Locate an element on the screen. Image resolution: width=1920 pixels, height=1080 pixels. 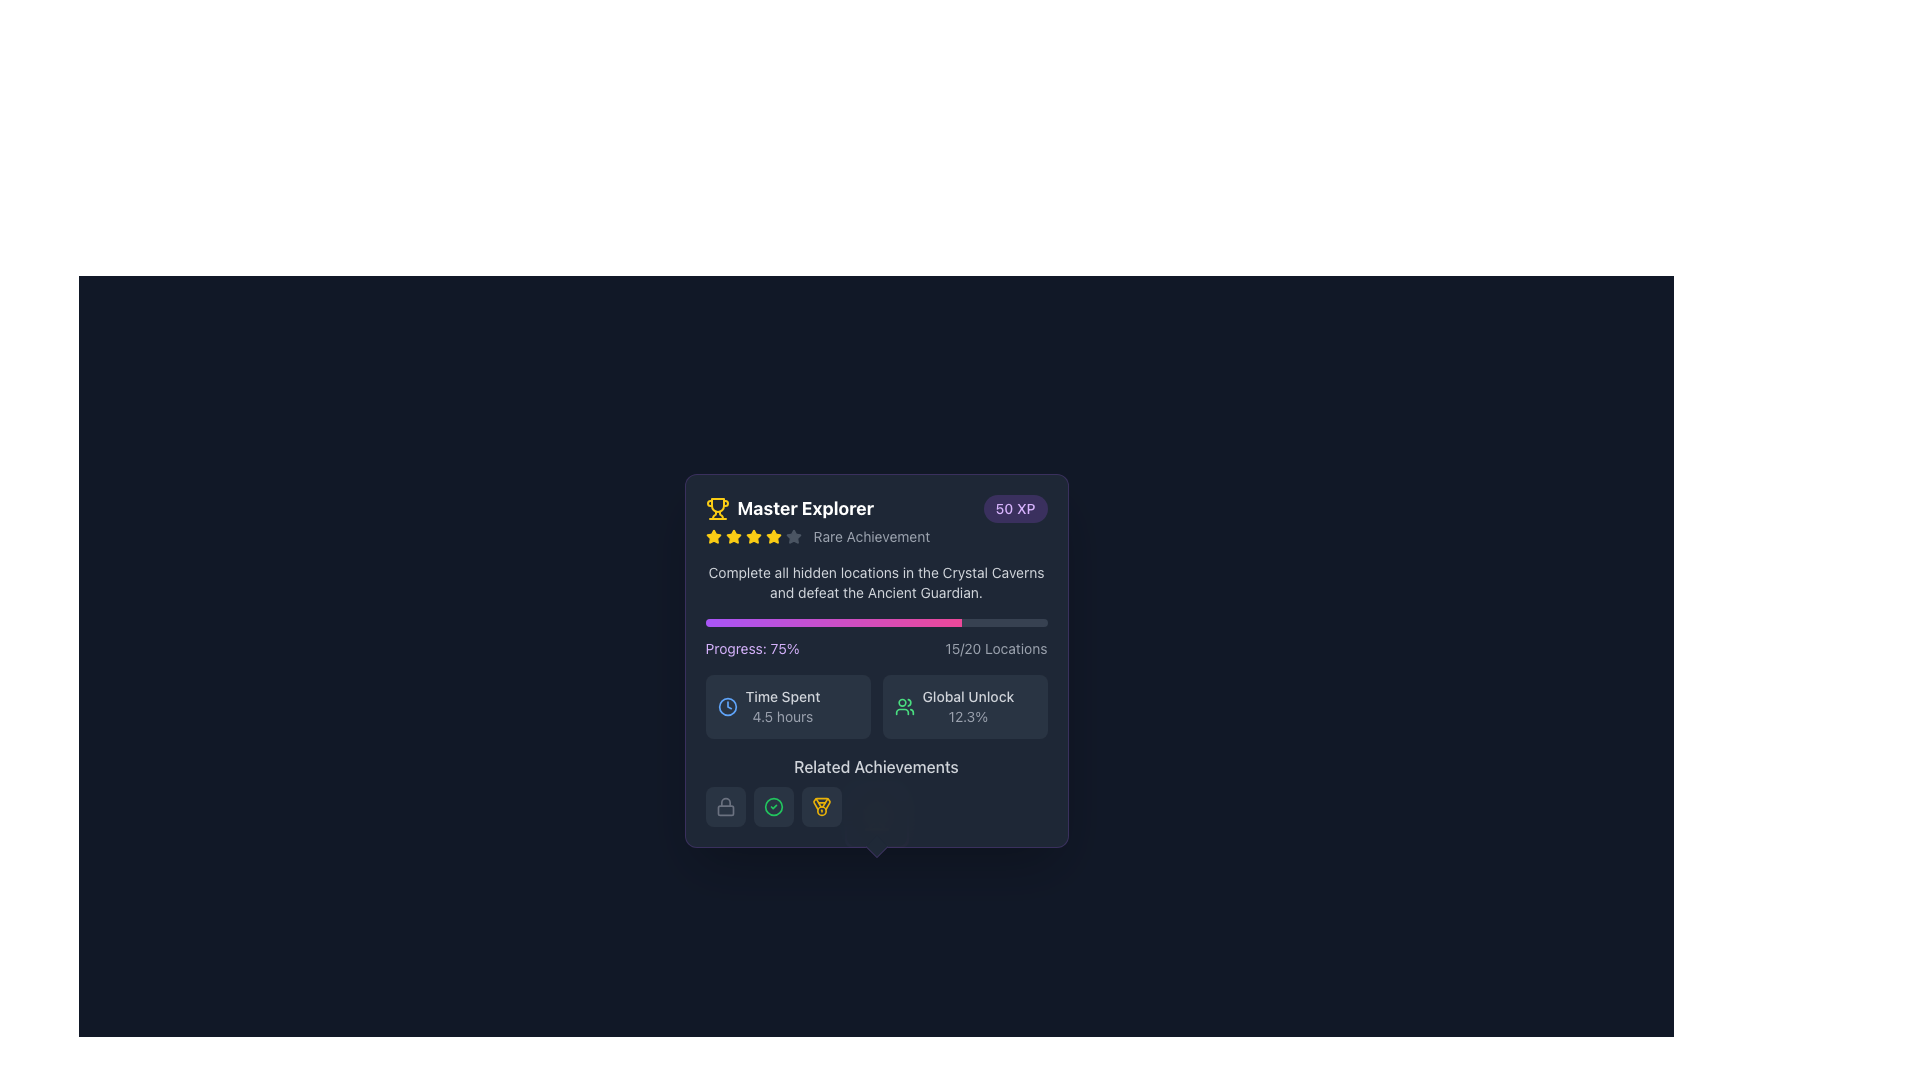
the third button on the right within the 'Related Achievements' card is located at coordinates (821, 805).